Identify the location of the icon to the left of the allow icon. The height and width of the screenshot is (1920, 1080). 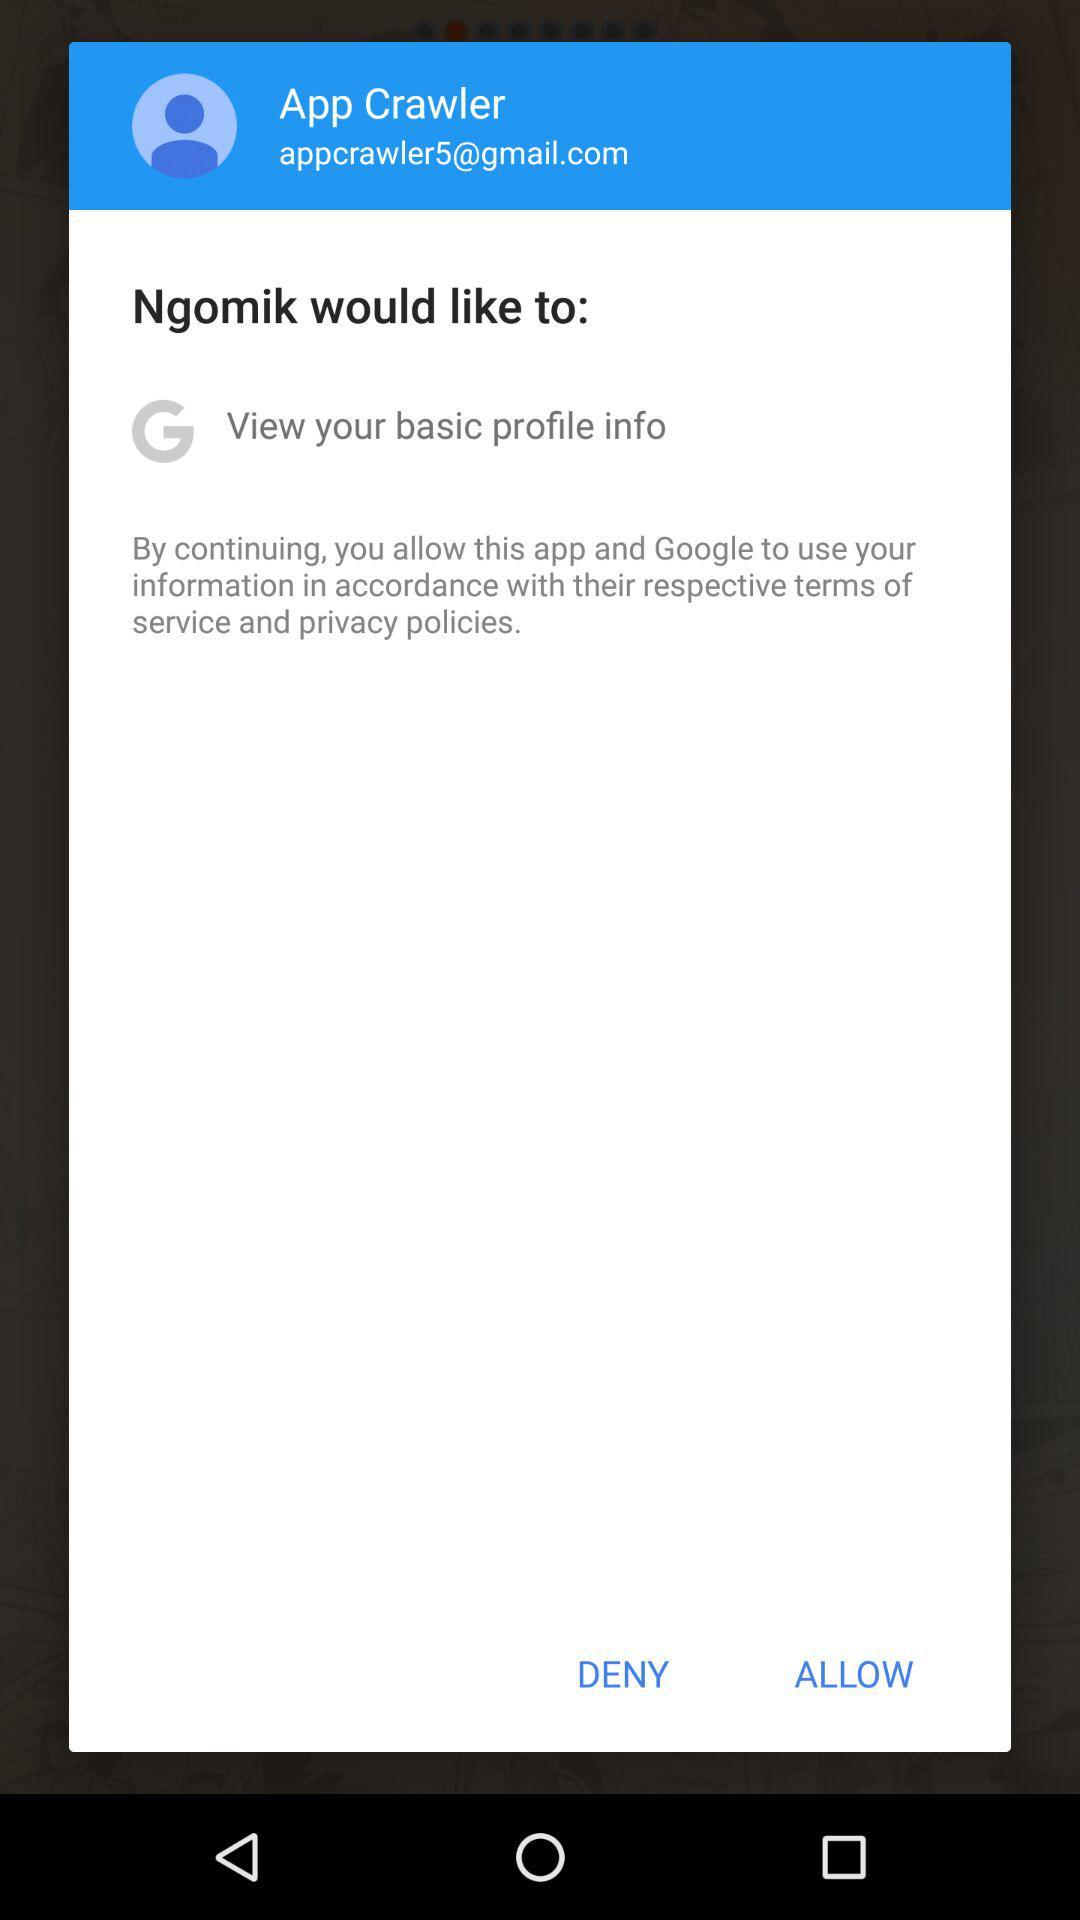
(621, 1673).